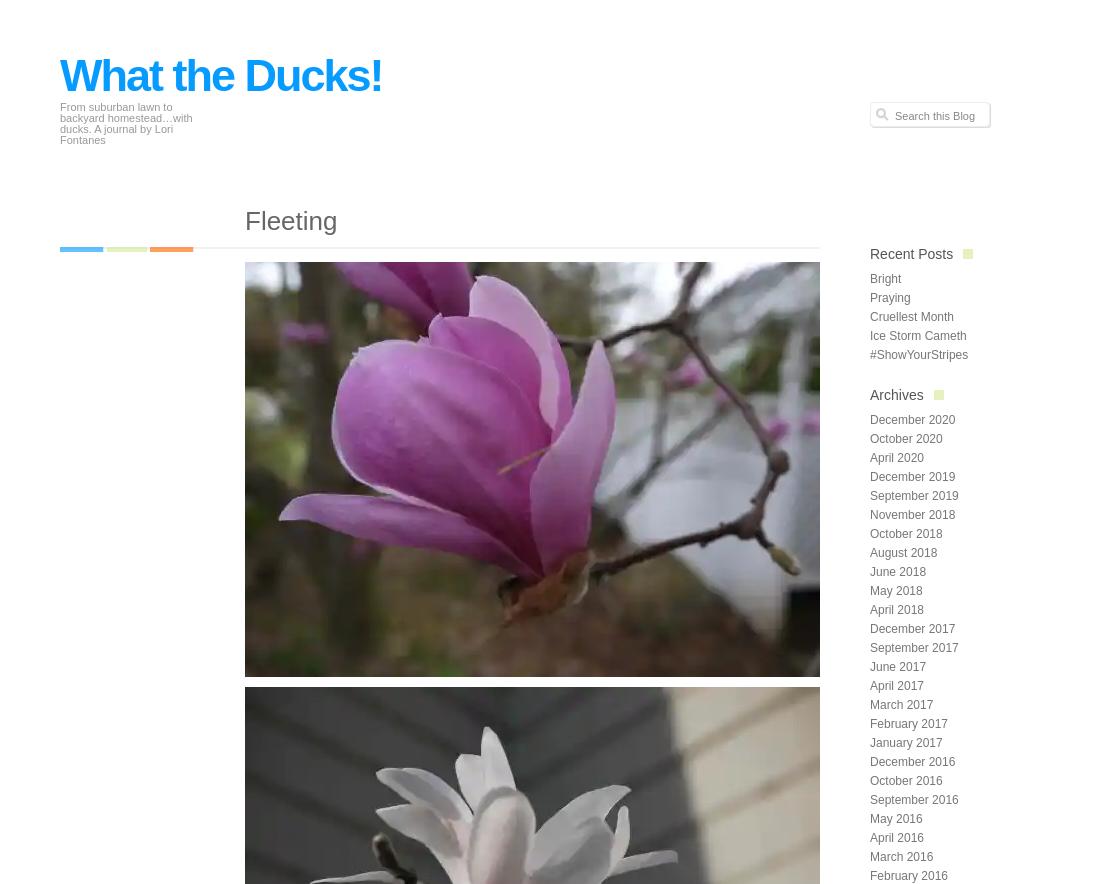 This screenshot has width=1100, height=884. I want to click on 'March 2017', so click(868, 703).